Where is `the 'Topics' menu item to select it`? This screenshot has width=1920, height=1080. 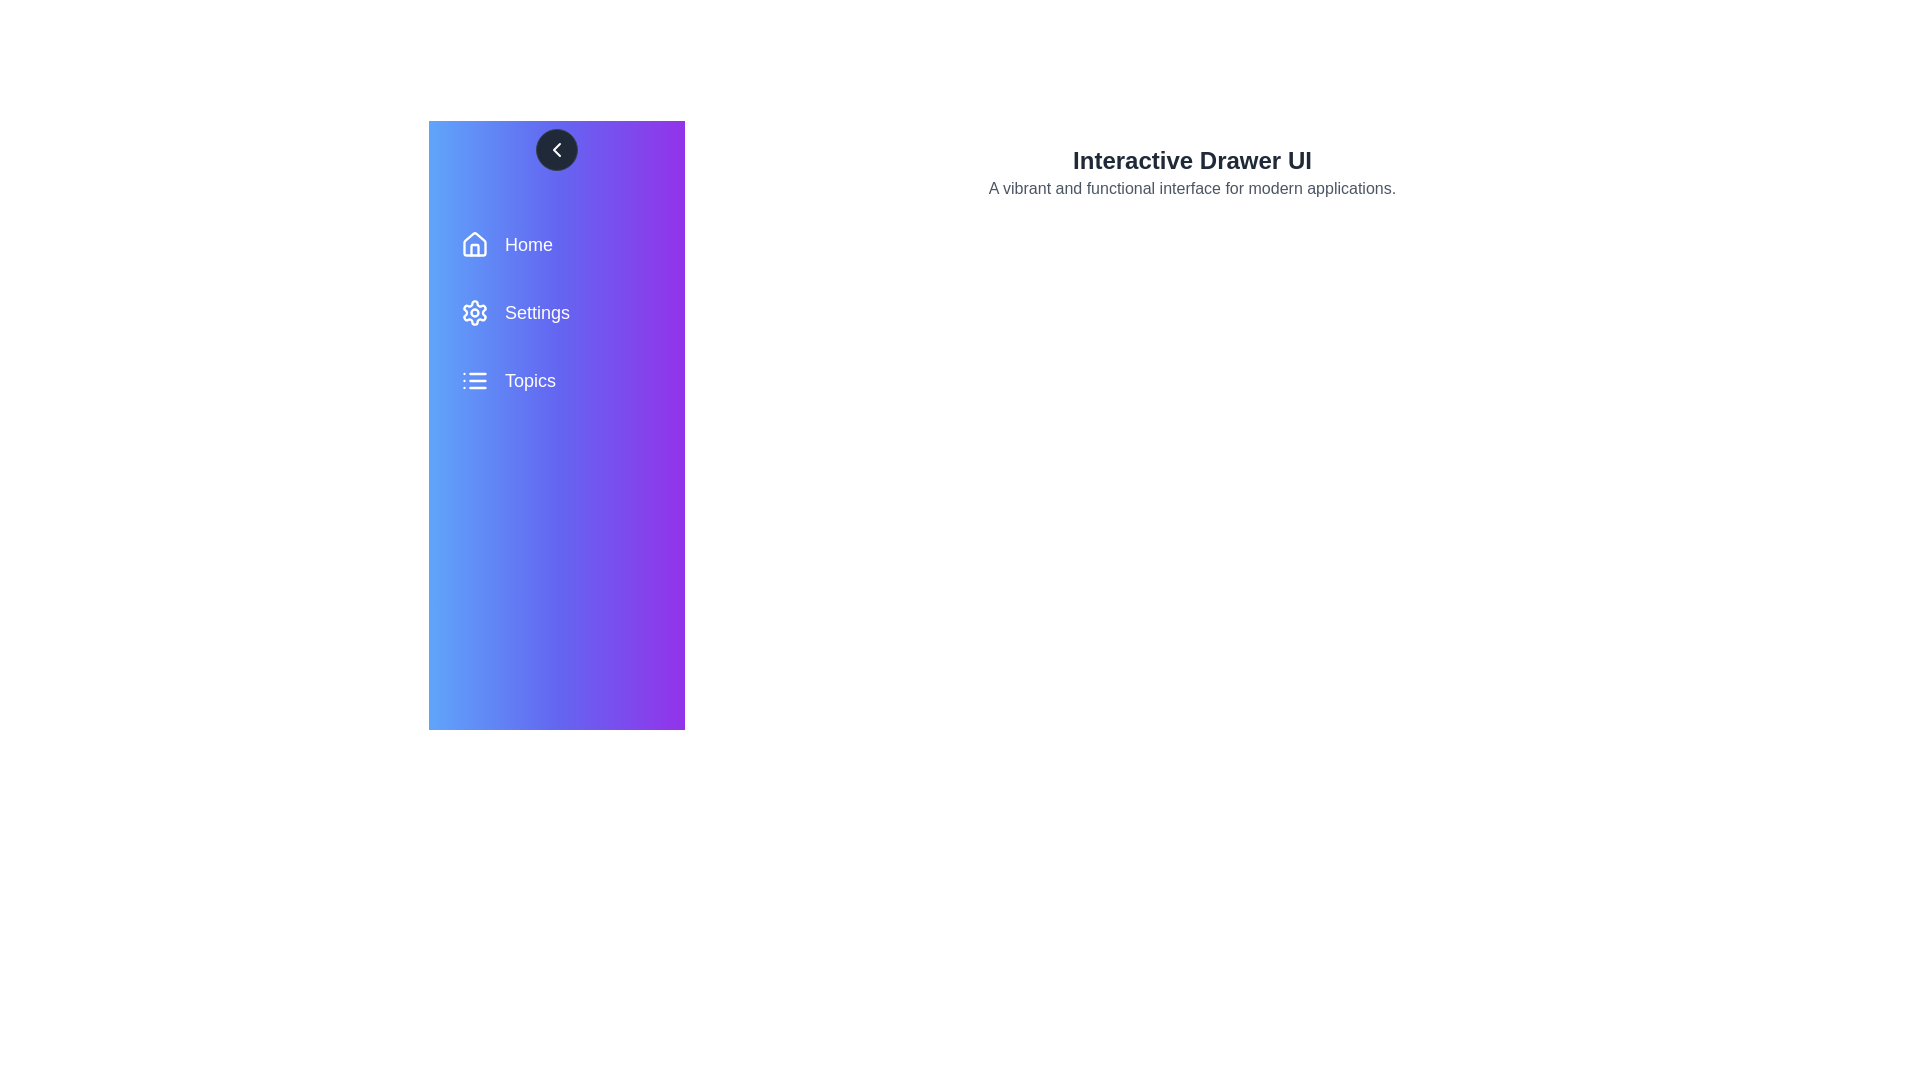
the 'Topics' menu item to select it is located at coordinates (556, 381).